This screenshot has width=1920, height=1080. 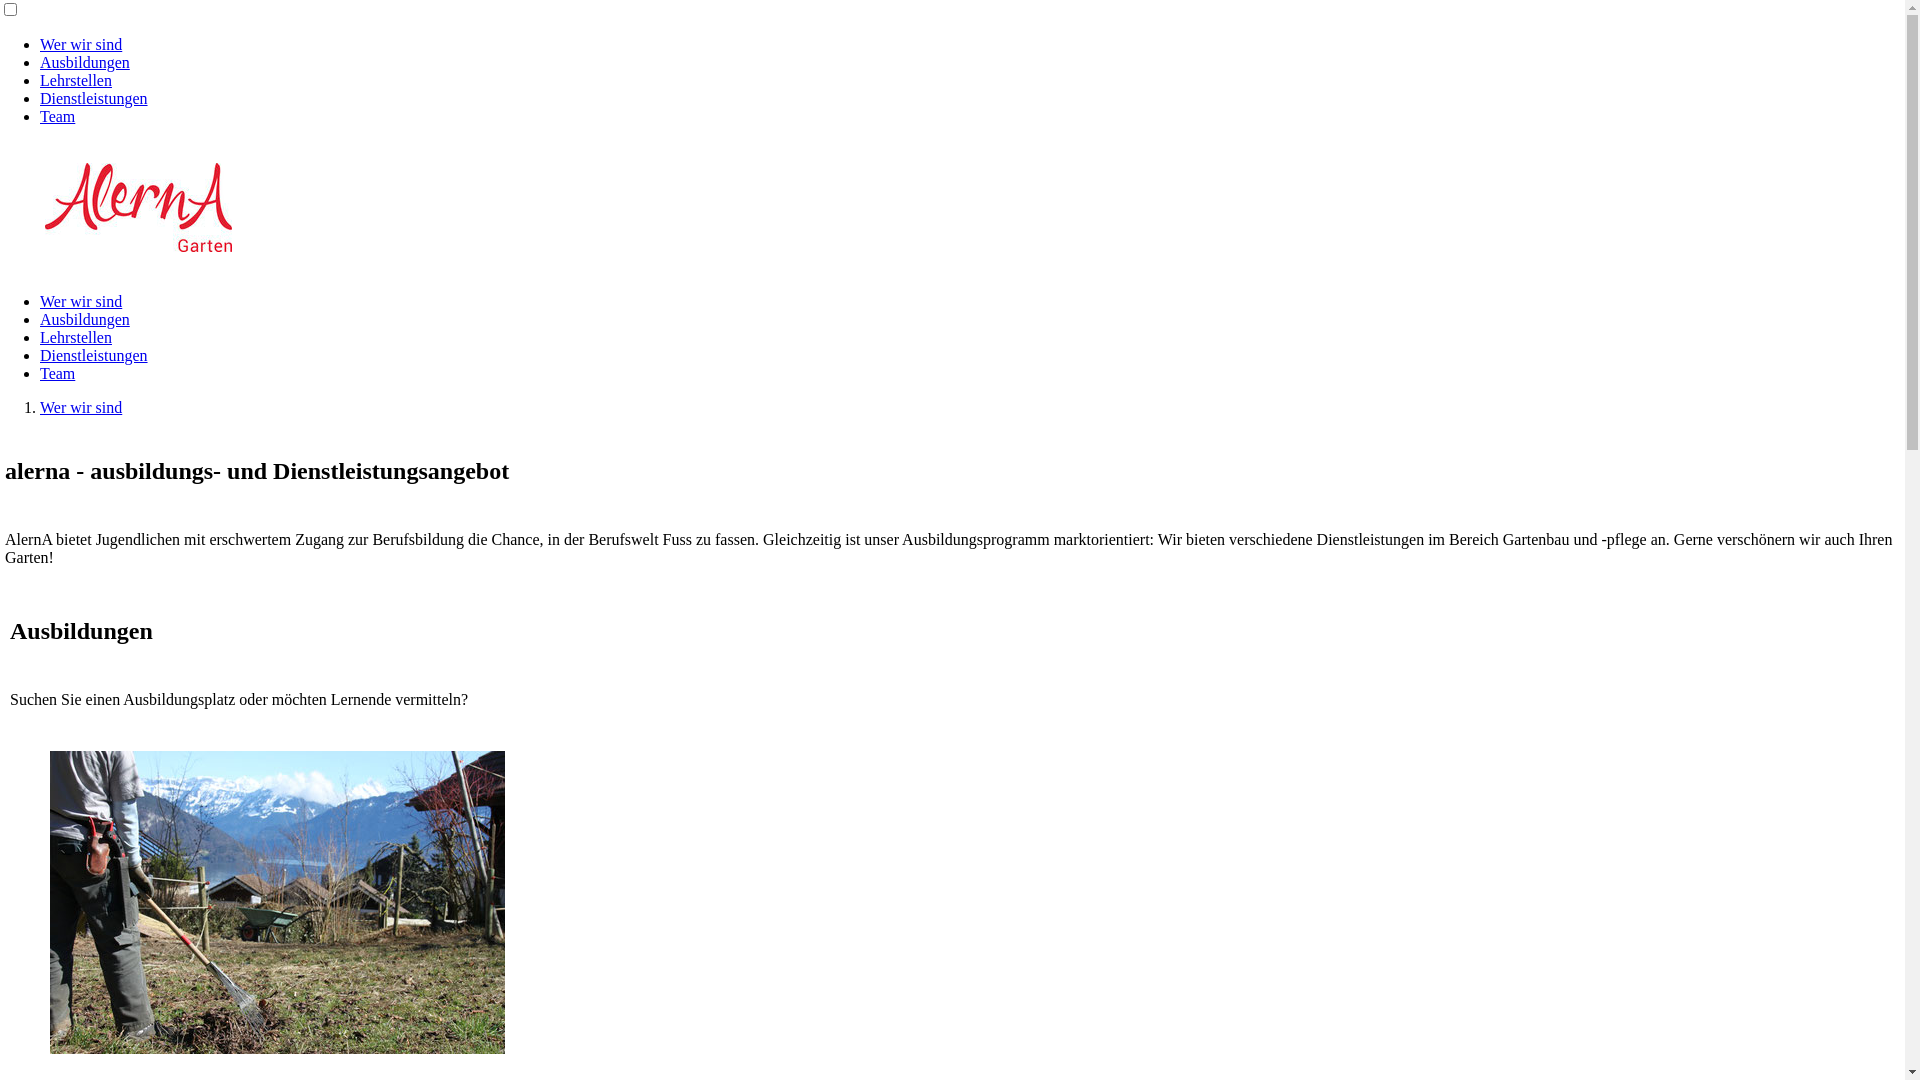 I want to click on 'Ausbildungen', so click(x=84, y=61).